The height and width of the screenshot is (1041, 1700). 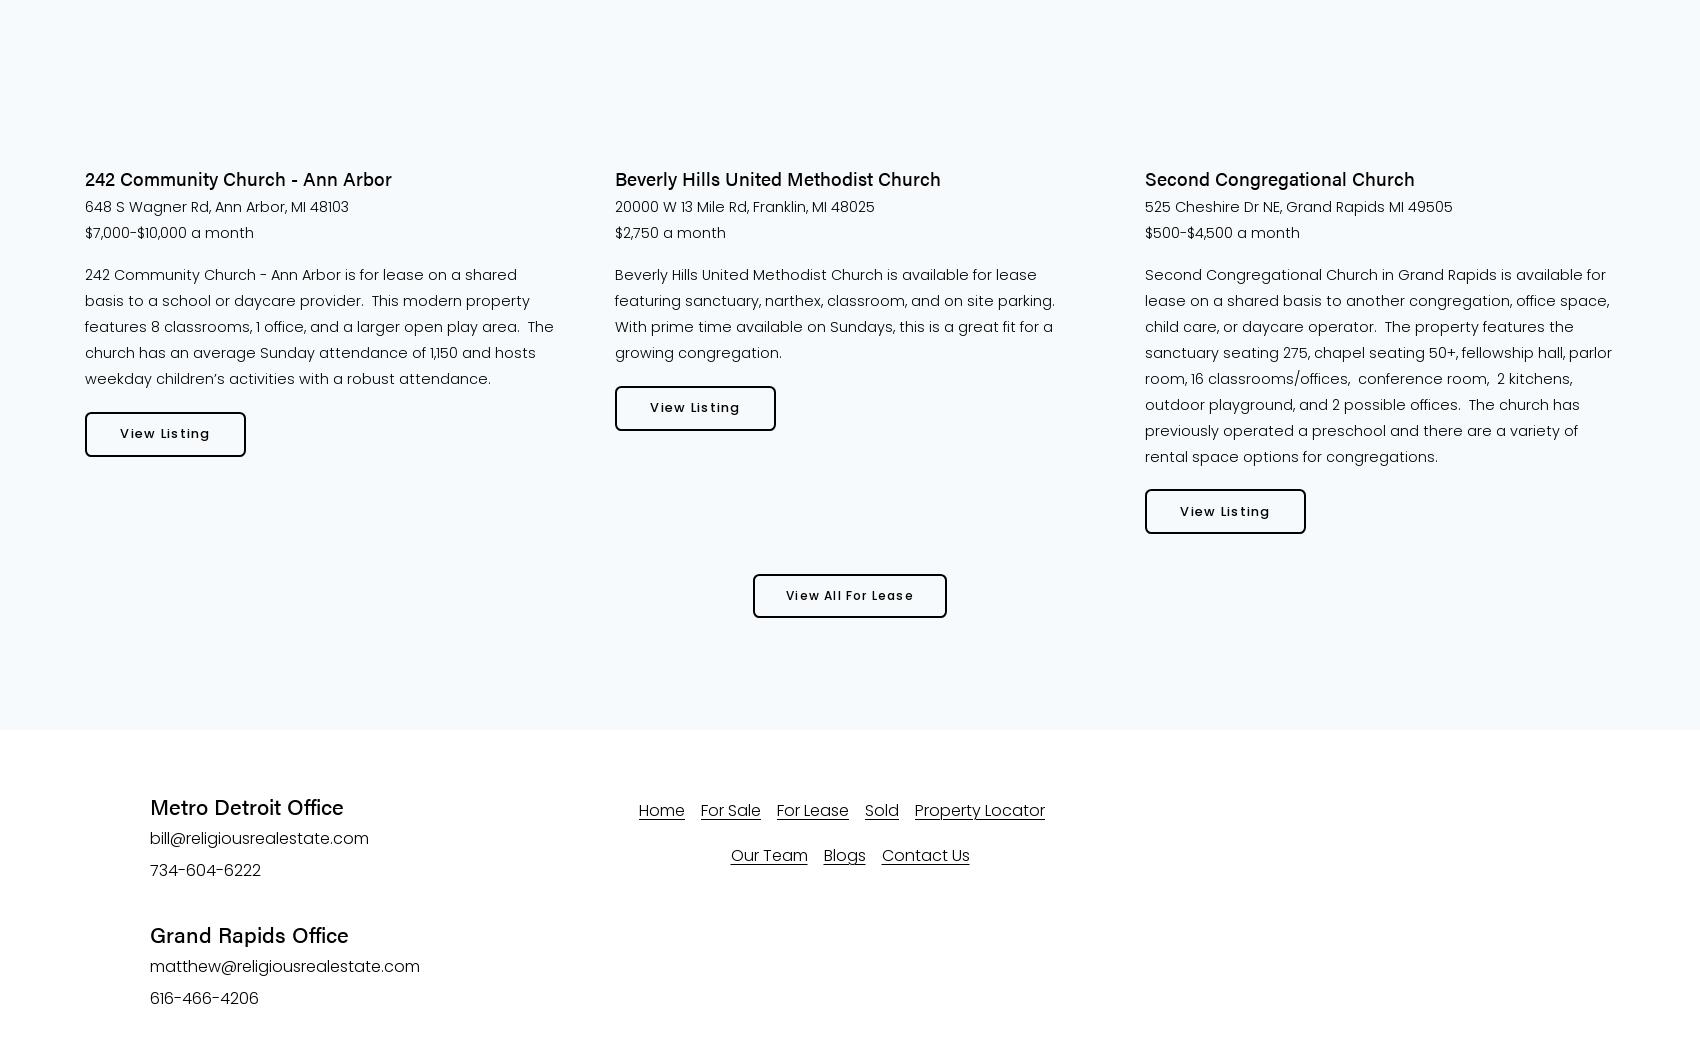 I want to click on '20000 W 13 Mile Rd, Franklin, MI 48025', so click(x=614, y=206).